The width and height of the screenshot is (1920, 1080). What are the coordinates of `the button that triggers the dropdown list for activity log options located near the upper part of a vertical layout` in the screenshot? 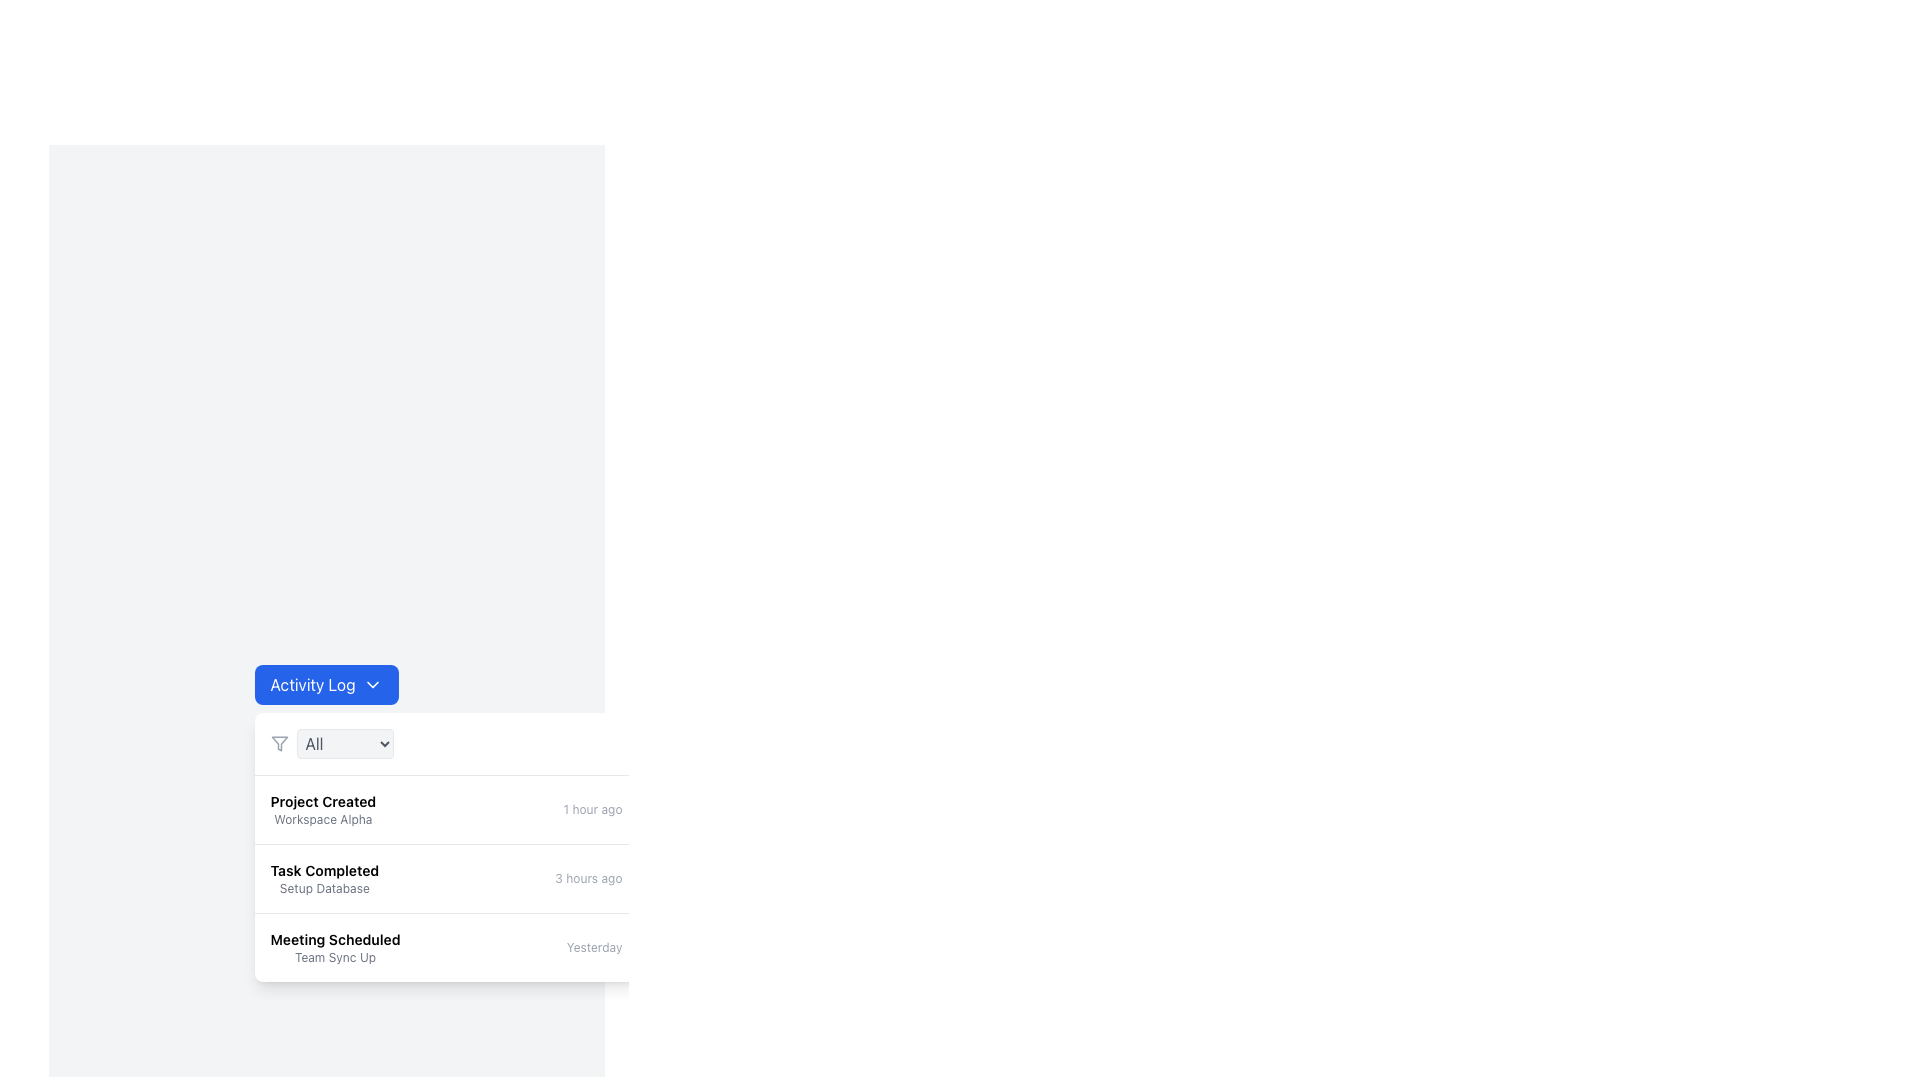 It's located at (326, 684).